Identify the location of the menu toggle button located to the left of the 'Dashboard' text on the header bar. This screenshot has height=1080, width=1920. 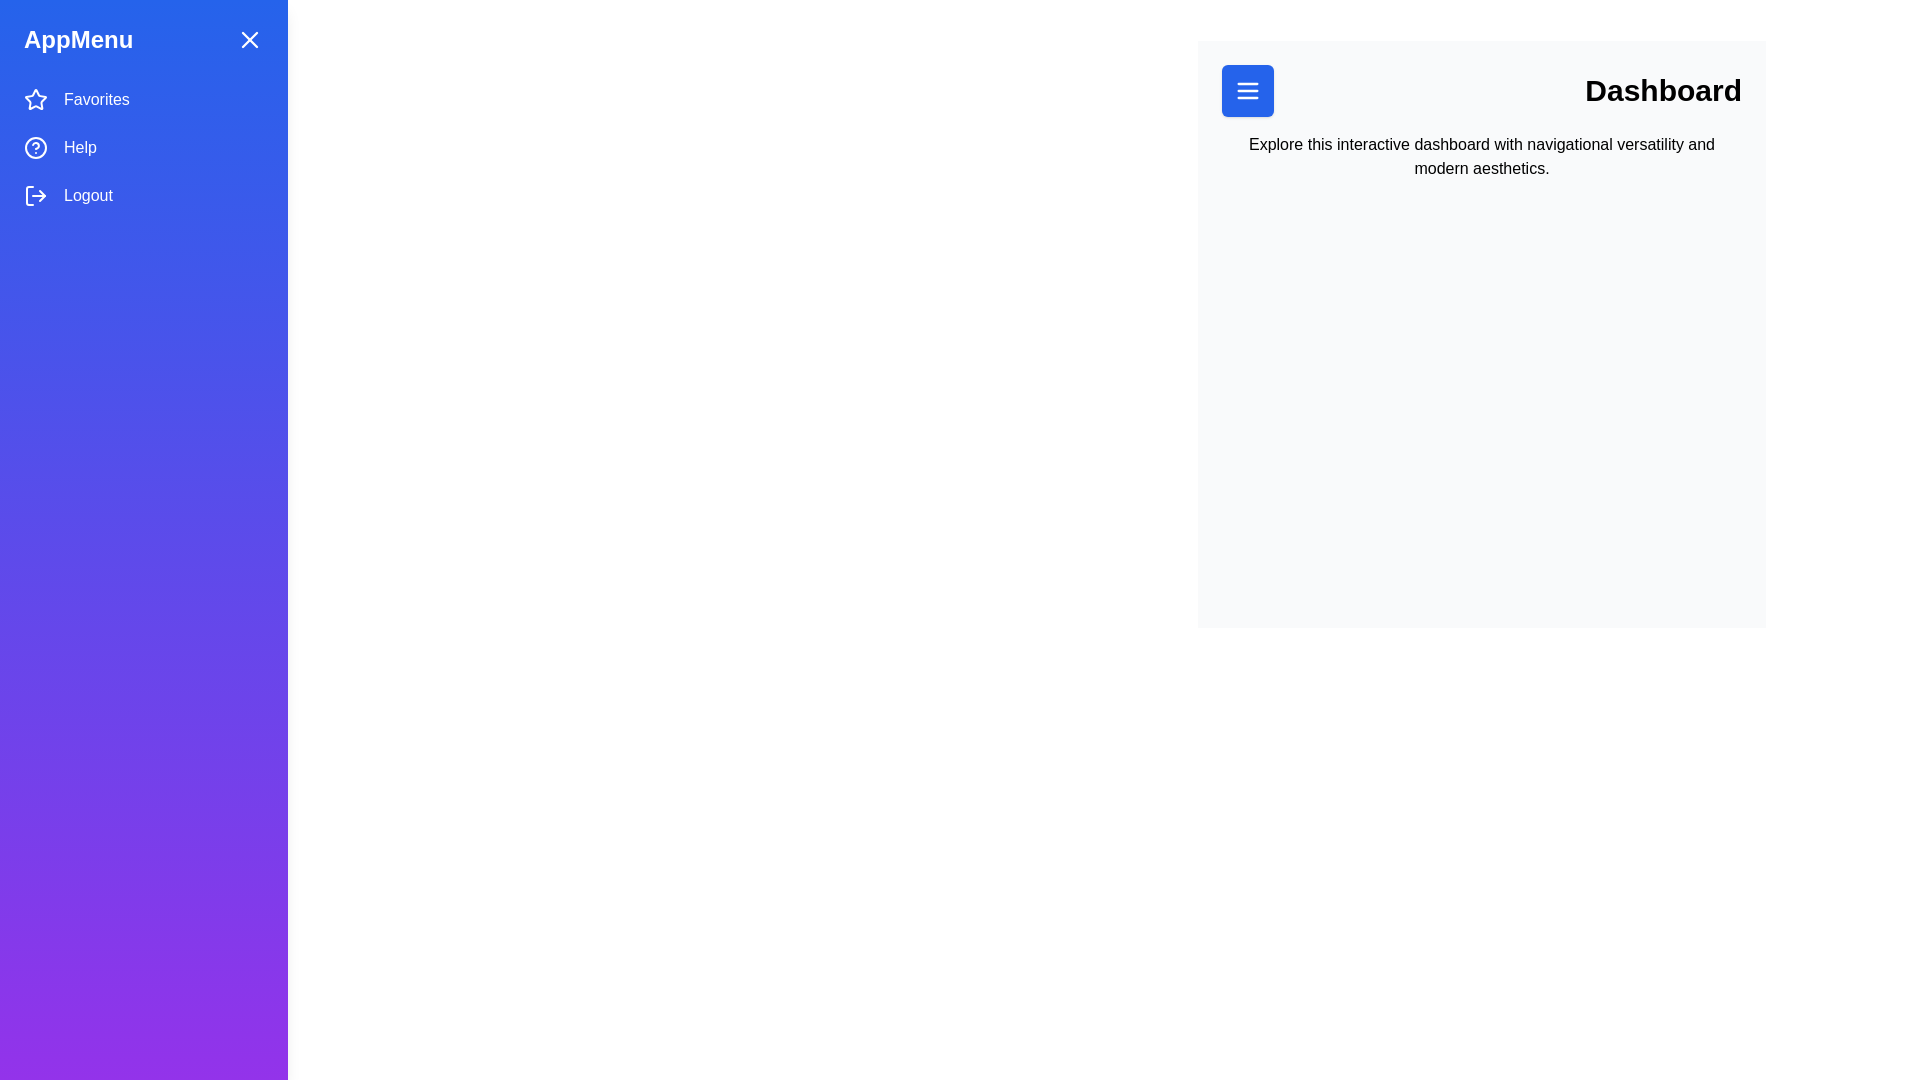
(1247, 91).